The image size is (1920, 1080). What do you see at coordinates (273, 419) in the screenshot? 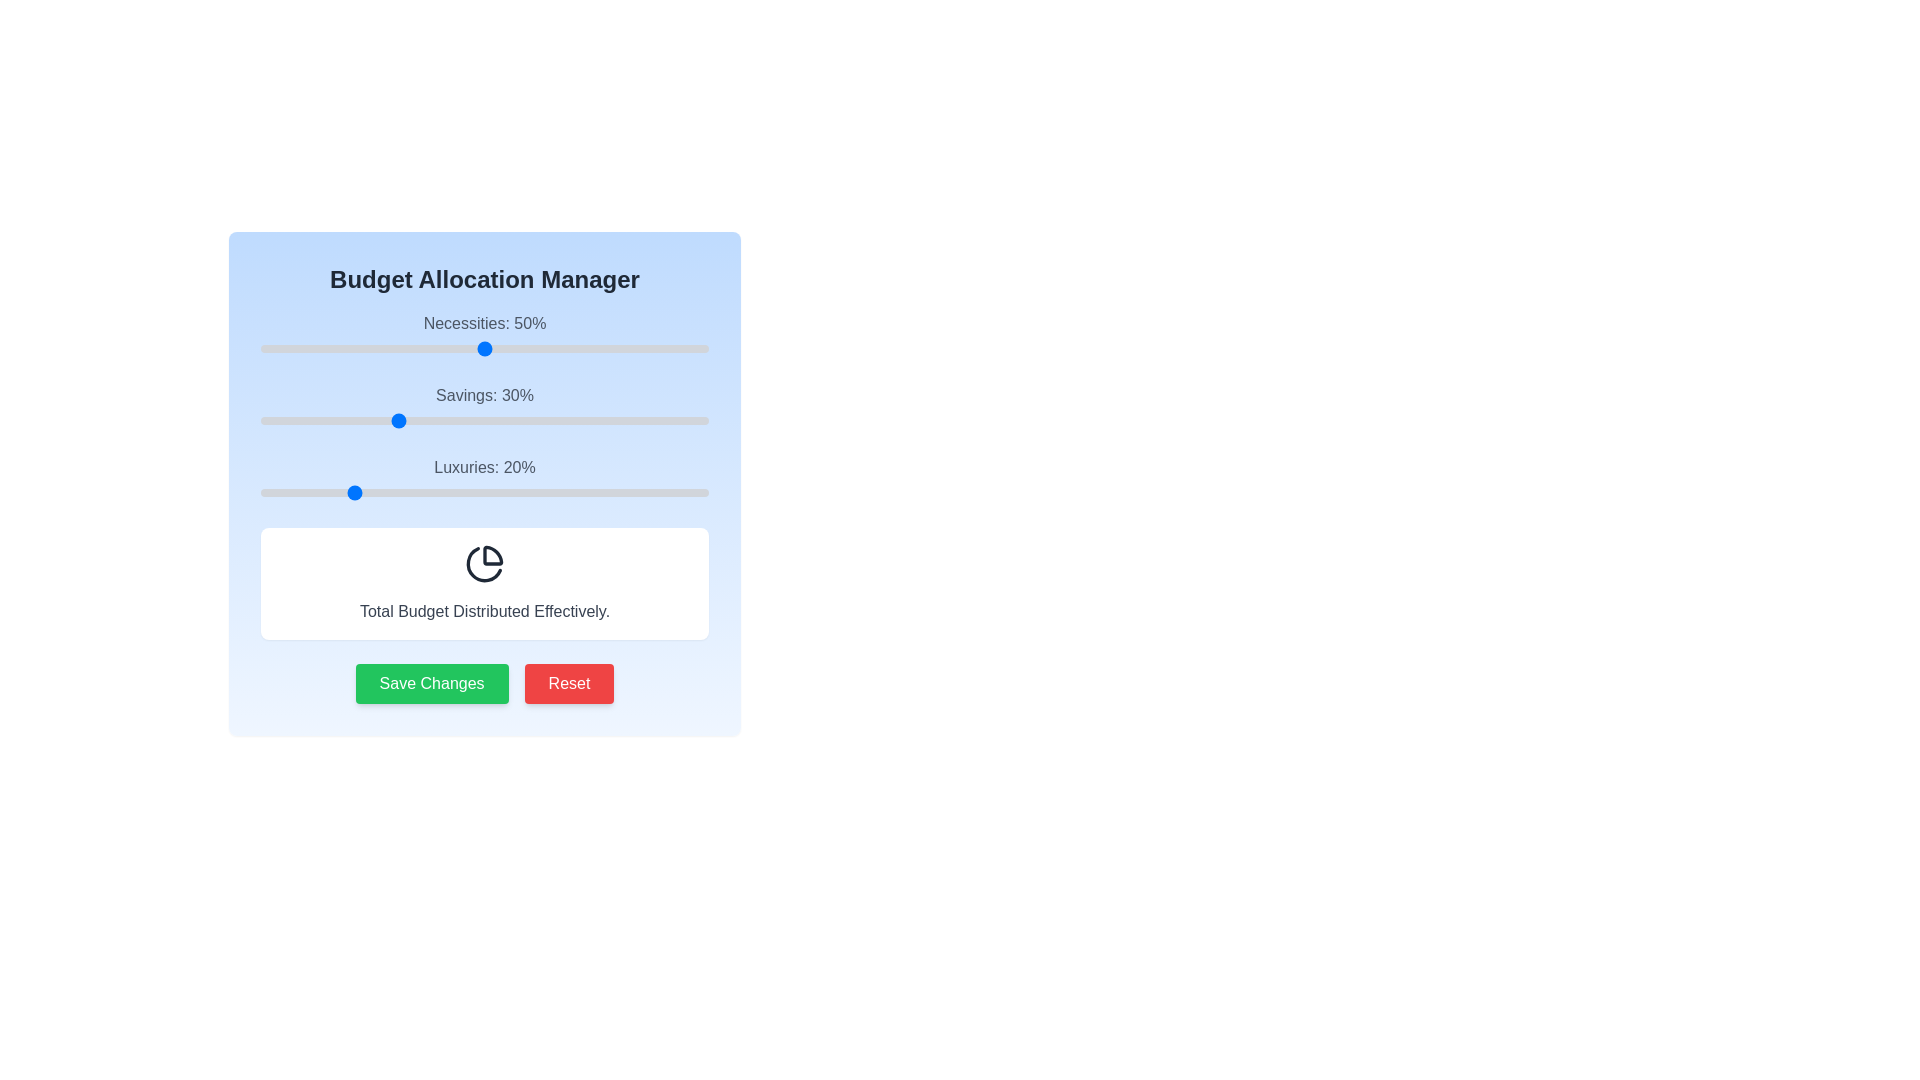
I see `the savings percentage` at bounding box center [273, 419].